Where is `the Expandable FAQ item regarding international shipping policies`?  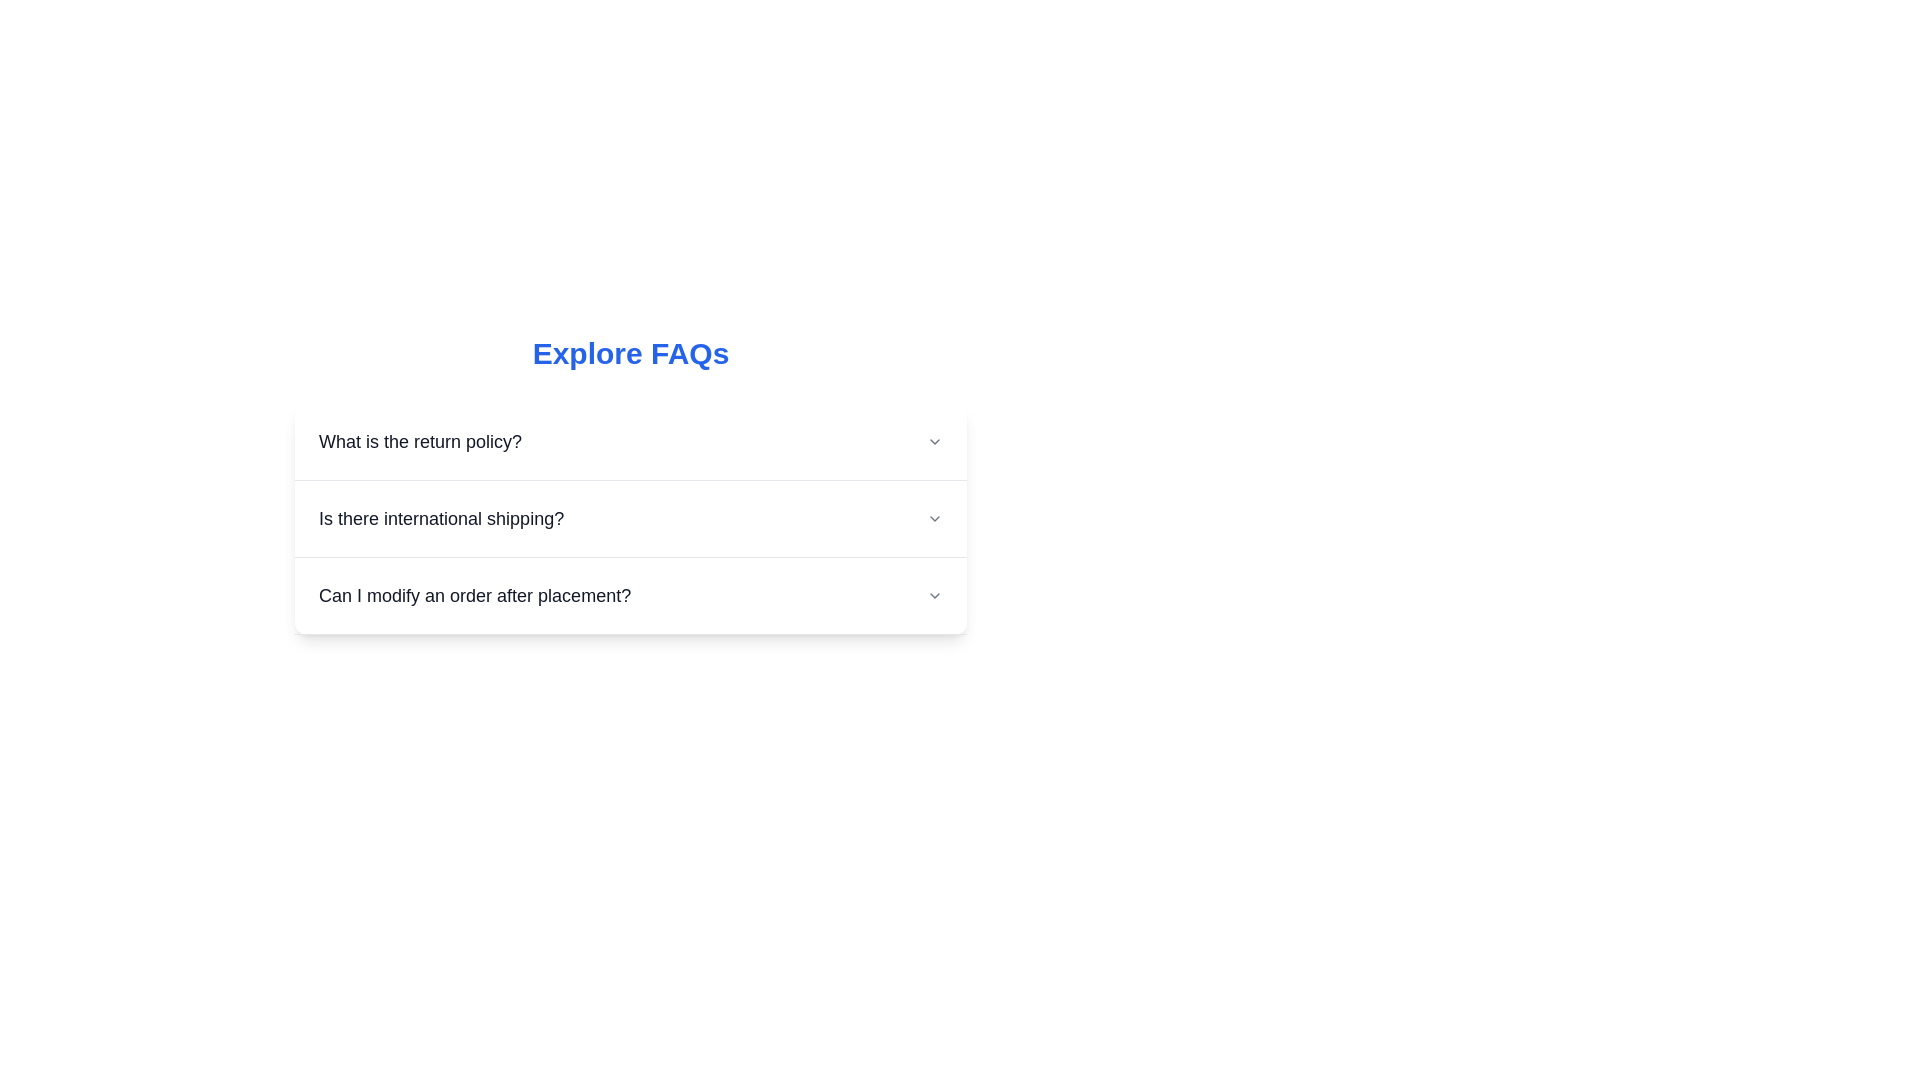 the Expandable FAQ item regarding international shipping policies is located at coordinates (629, 518).